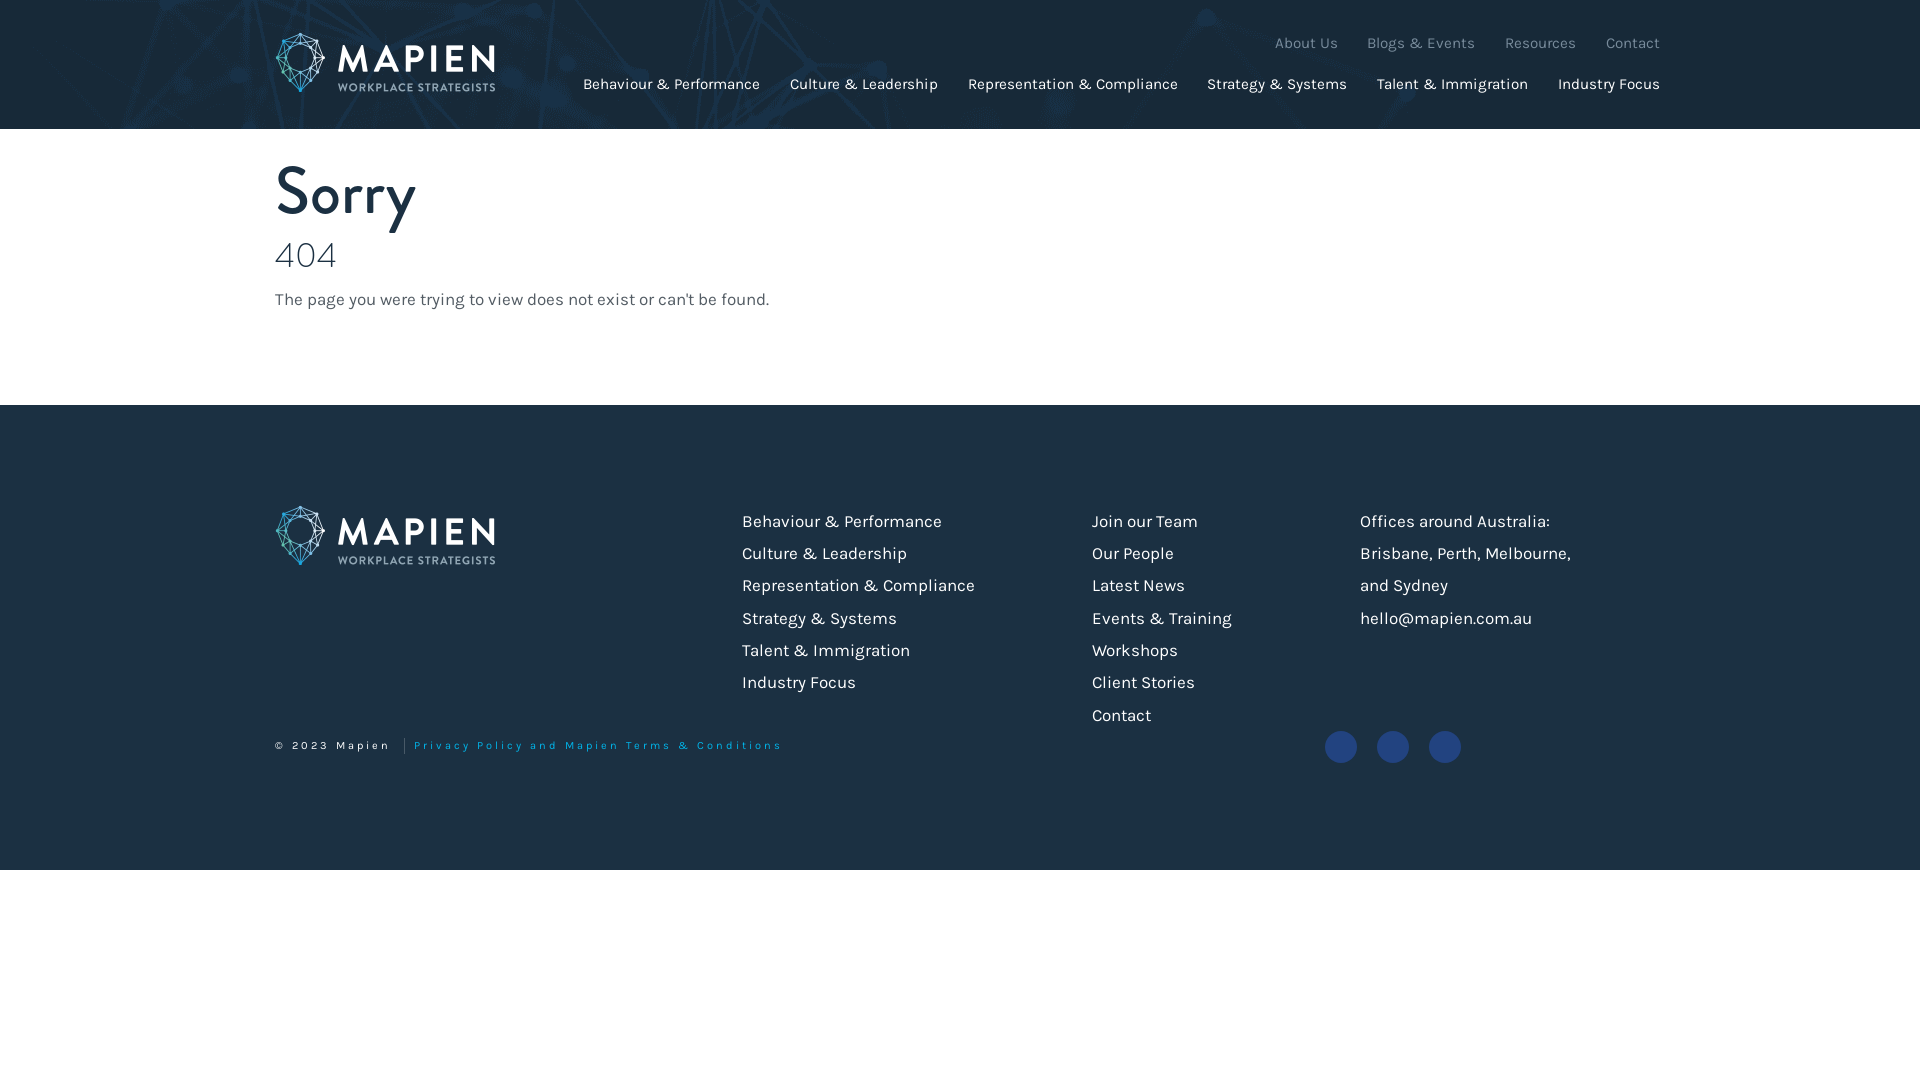 This screenshot has height=1080, width=1920. I want to click on 'Resources', so click(1539, 42).